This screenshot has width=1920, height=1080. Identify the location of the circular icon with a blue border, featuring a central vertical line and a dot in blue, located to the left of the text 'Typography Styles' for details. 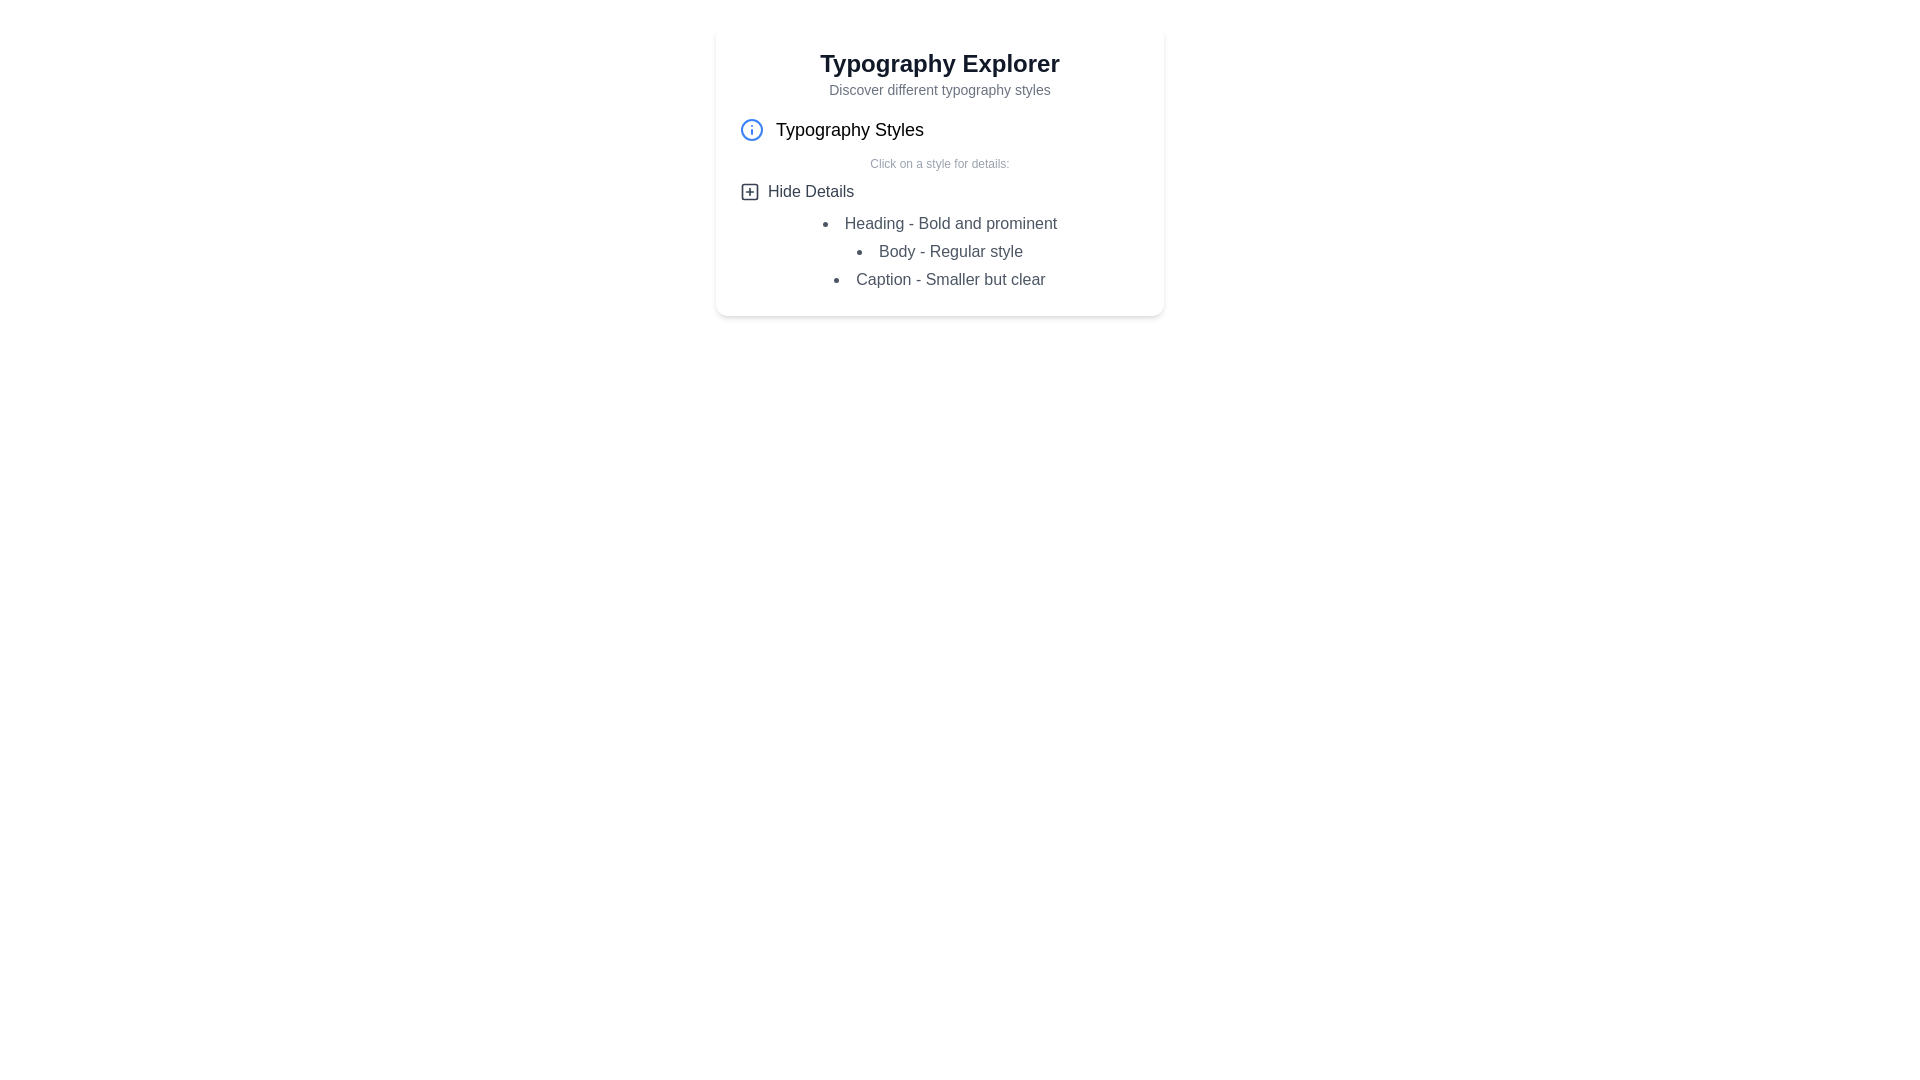
(751, 130).